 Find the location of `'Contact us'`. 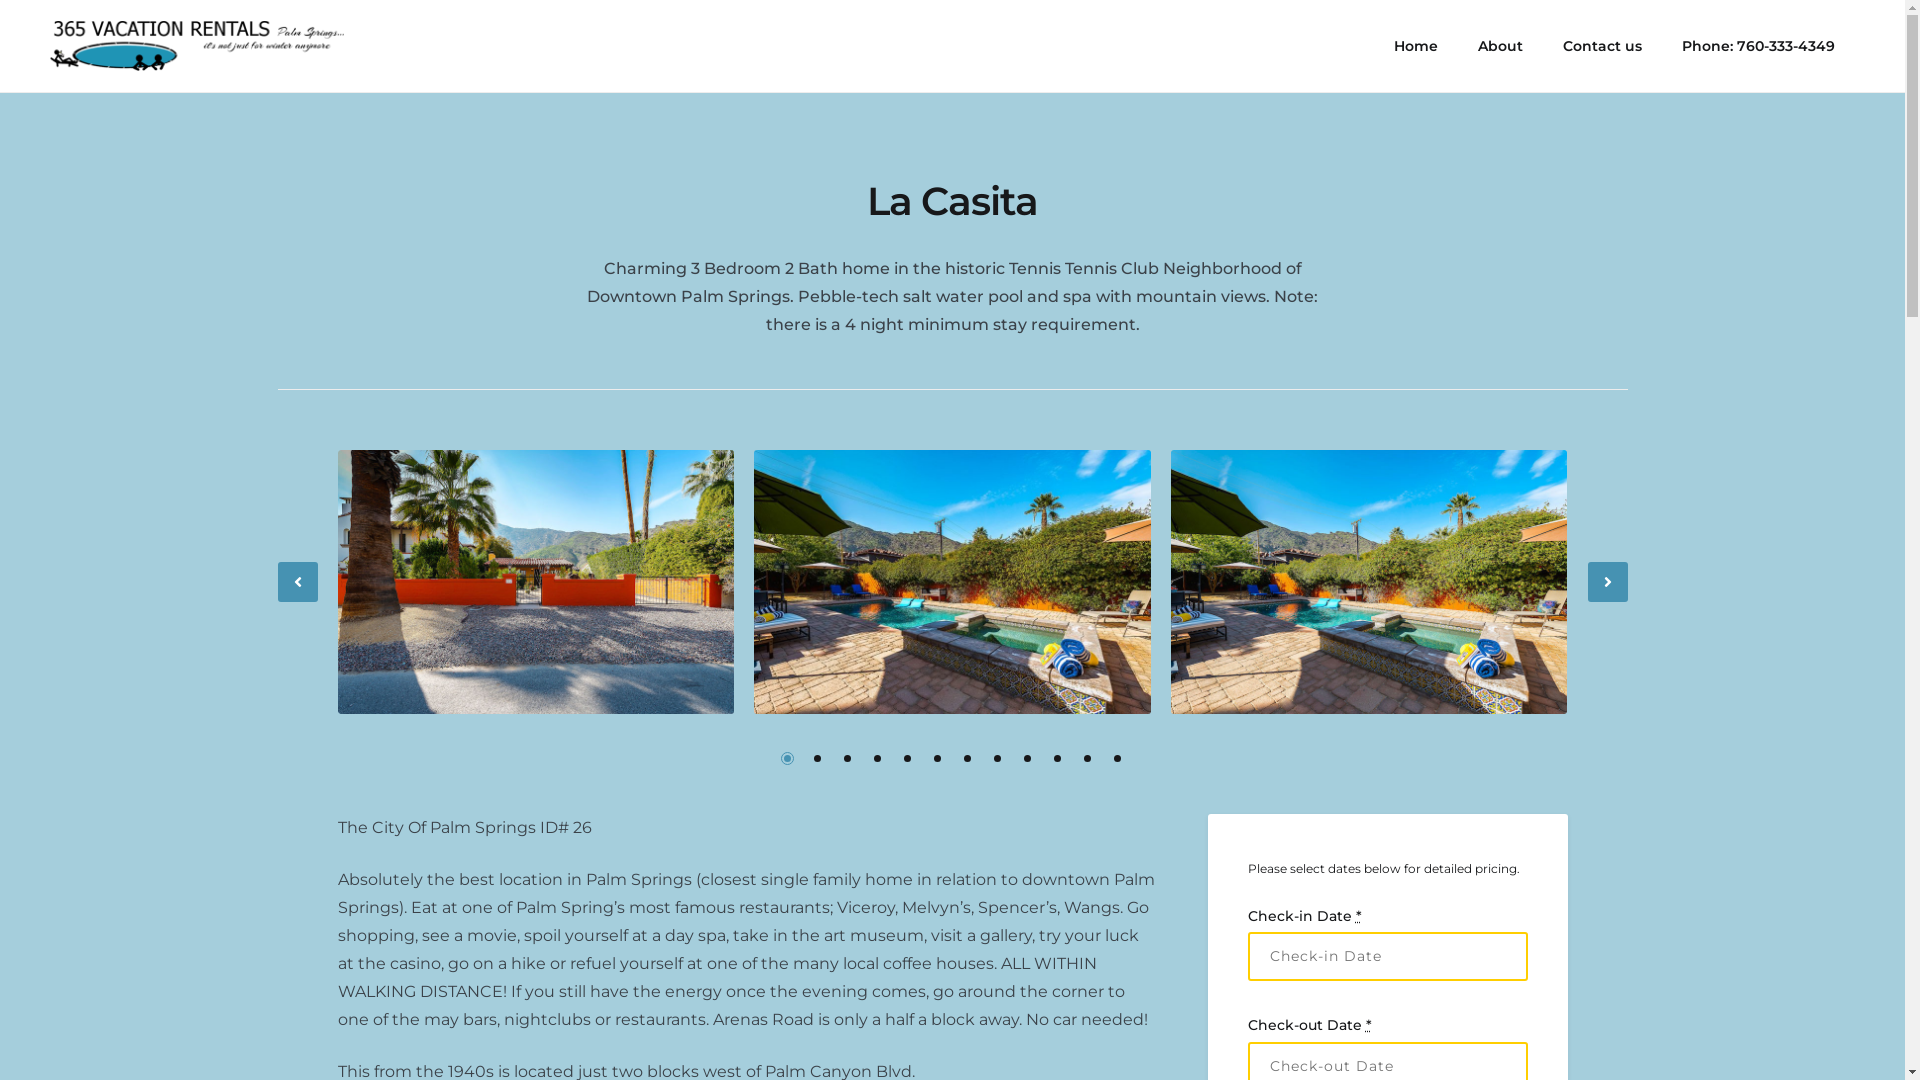

'Contact us' is located at coordinates (1602, 45).